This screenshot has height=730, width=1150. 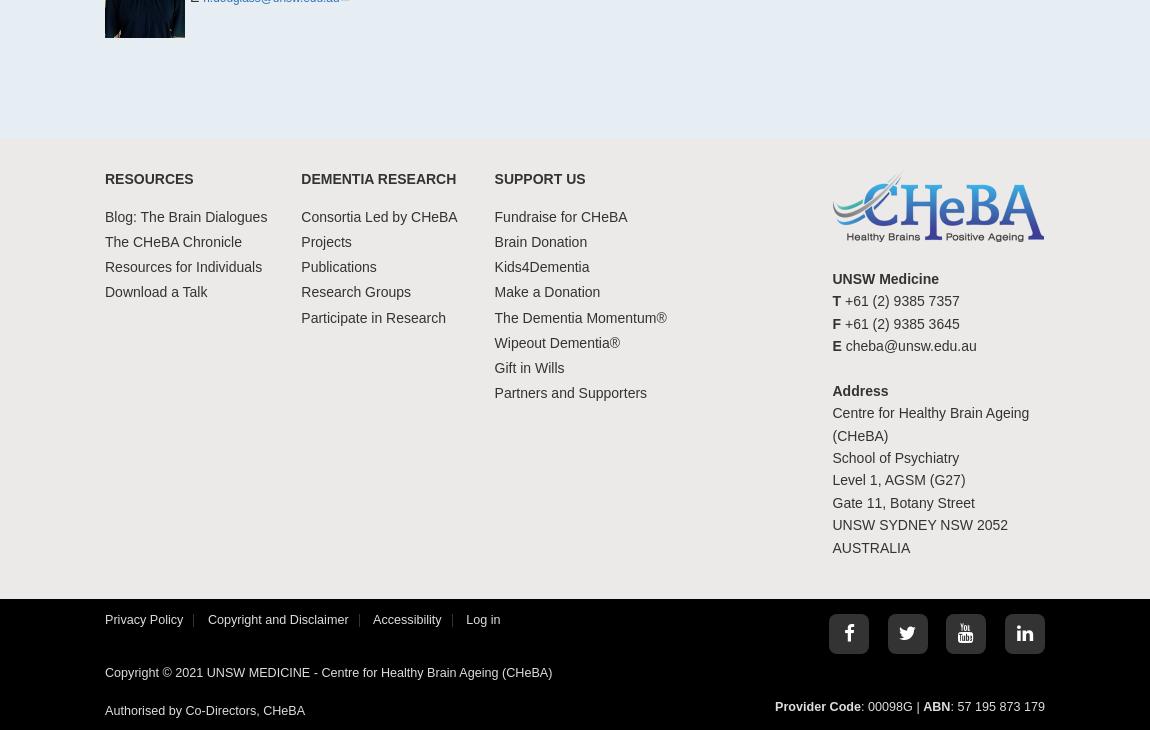 What do you see at coordinates (373, 316) in the screenshot?
I see `'Participate in Research'` at bounding box center [373, 316].